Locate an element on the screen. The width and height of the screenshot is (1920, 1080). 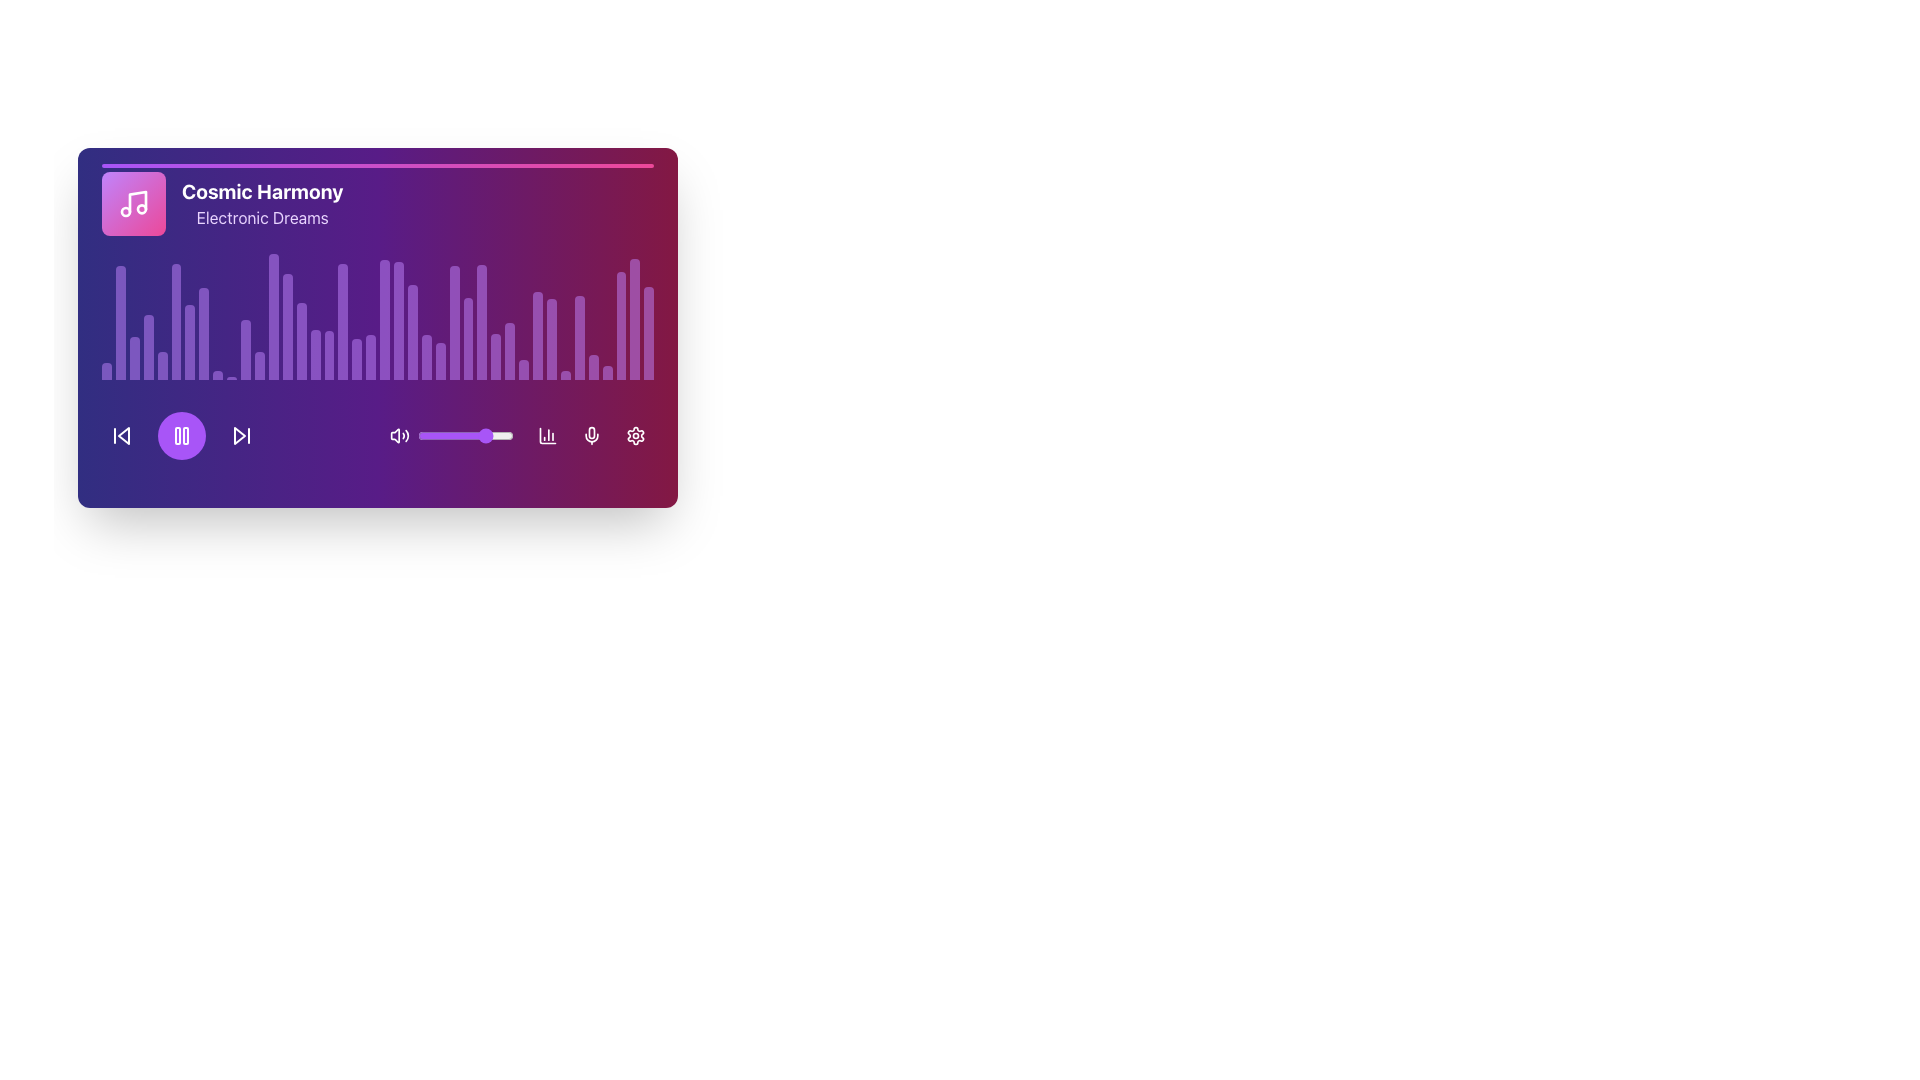
the volume level is located at coordinates (461, 434).